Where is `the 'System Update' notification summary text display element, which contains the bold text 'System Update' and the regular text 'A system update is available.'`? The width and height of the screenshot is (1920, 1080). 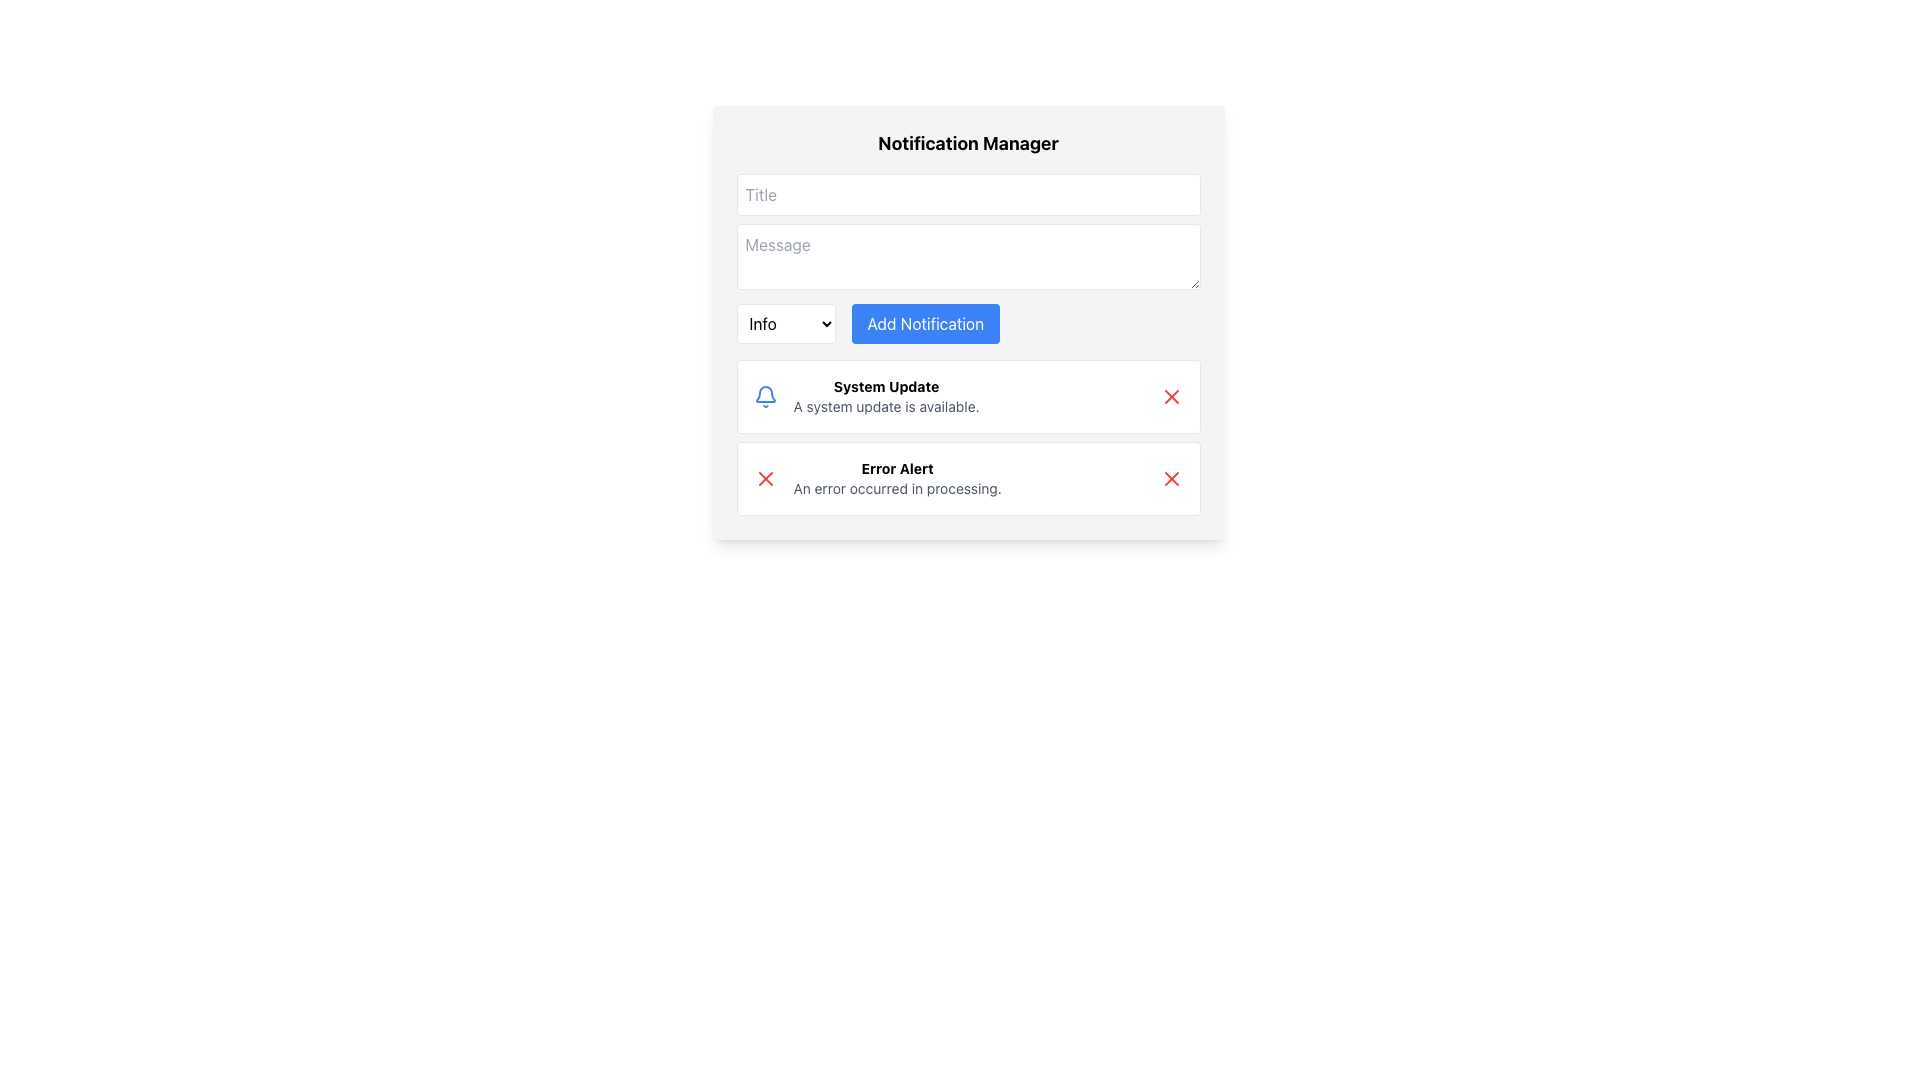
the 'System Update' notification summary text display element, which contains the bold text 'System Update' and the regular text 'A system update is available.' is located at coordinates (885, 397).